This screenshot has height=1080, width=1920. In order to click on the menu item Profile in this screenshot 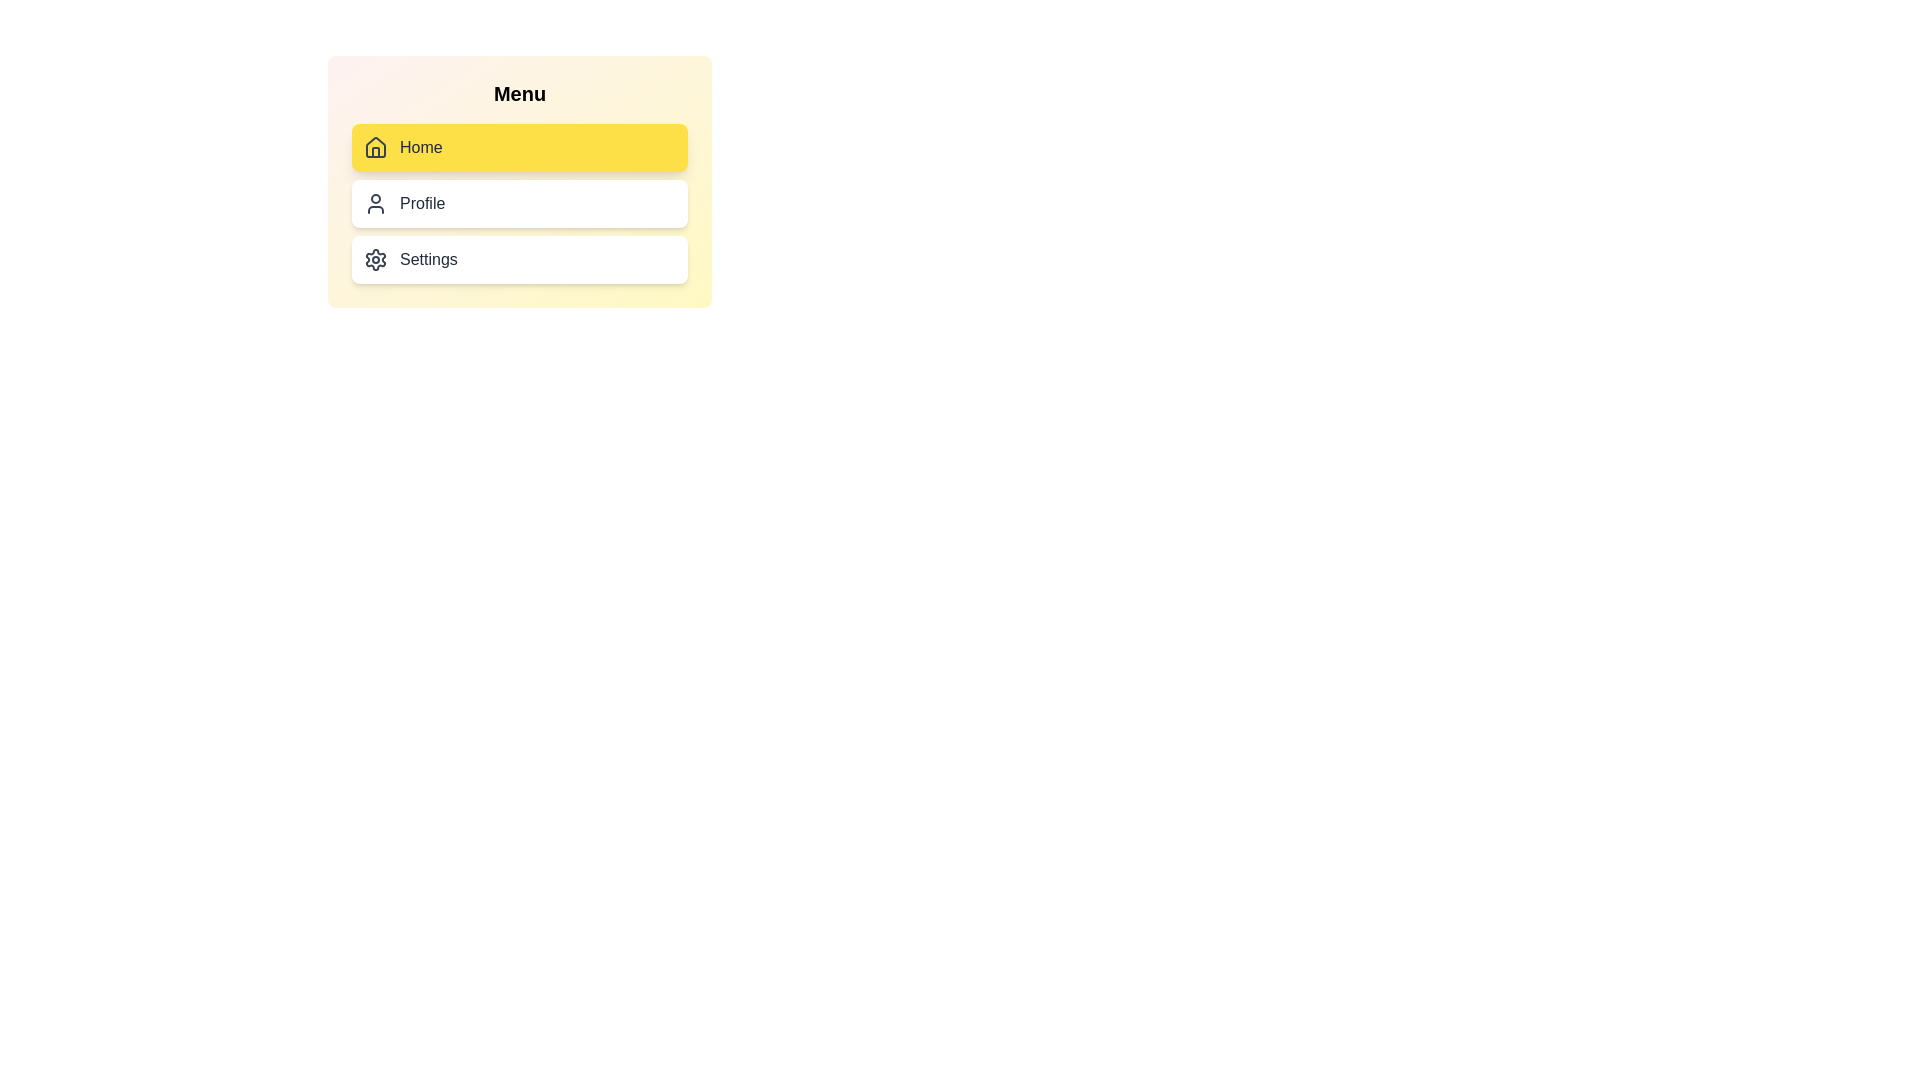, I will do `click(519, 204)`.